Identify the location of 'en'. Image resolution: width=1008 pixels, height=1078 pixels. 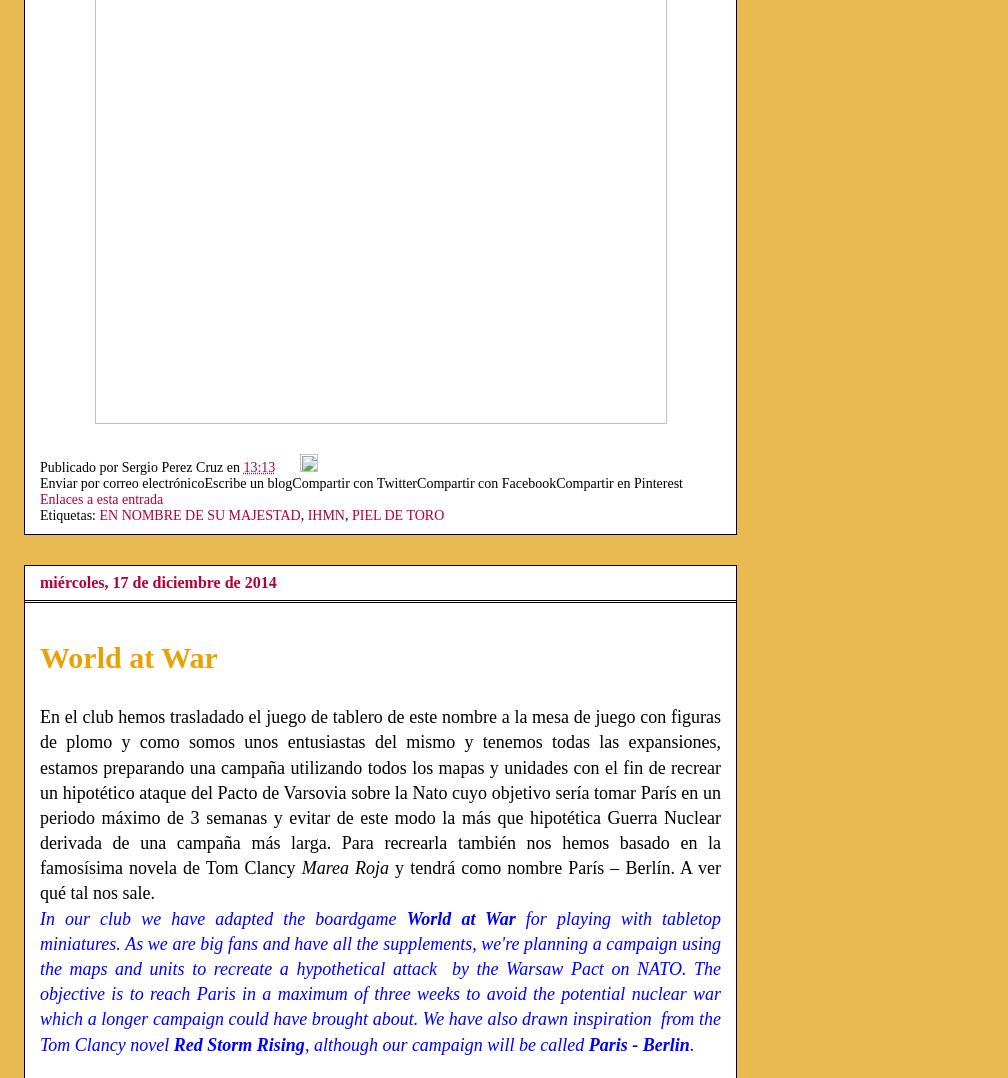
(234, 466).